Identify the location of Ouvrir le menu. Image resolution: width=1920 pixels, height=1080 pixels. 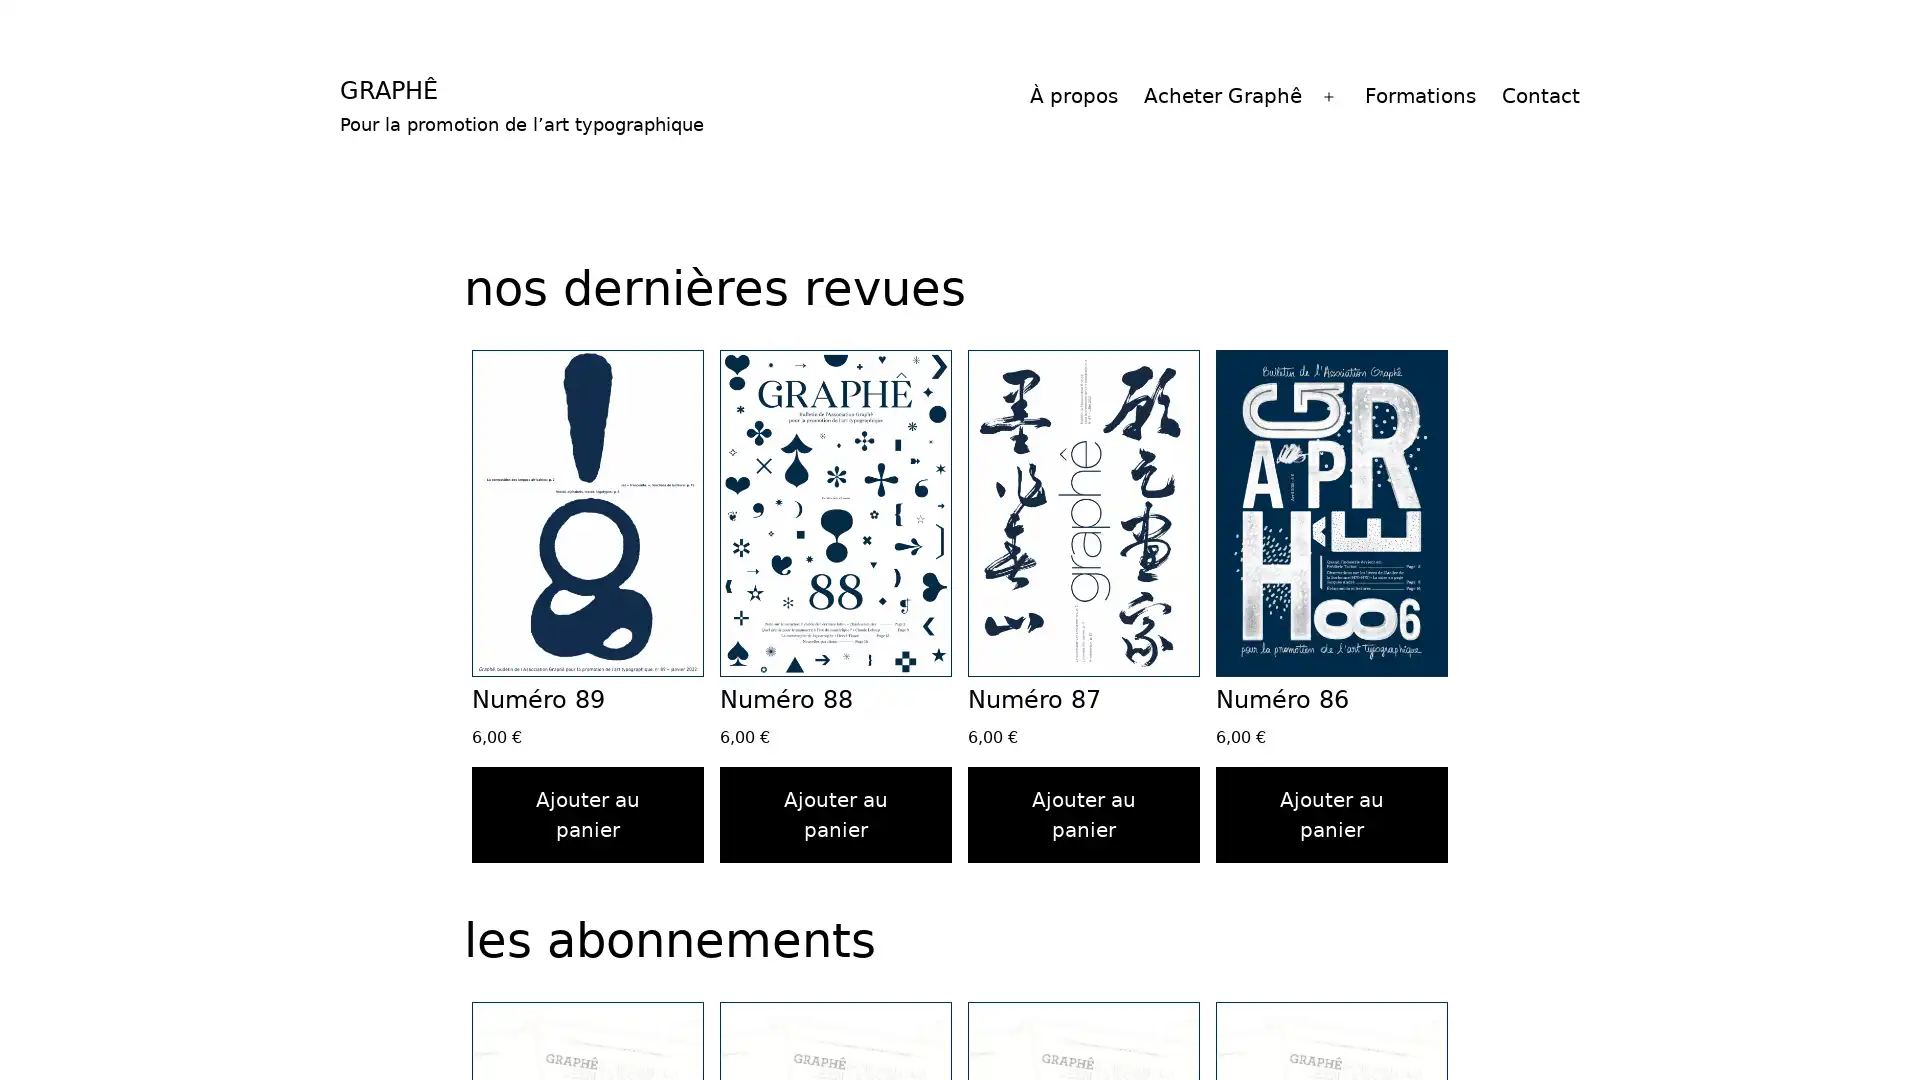
(1329, 96).